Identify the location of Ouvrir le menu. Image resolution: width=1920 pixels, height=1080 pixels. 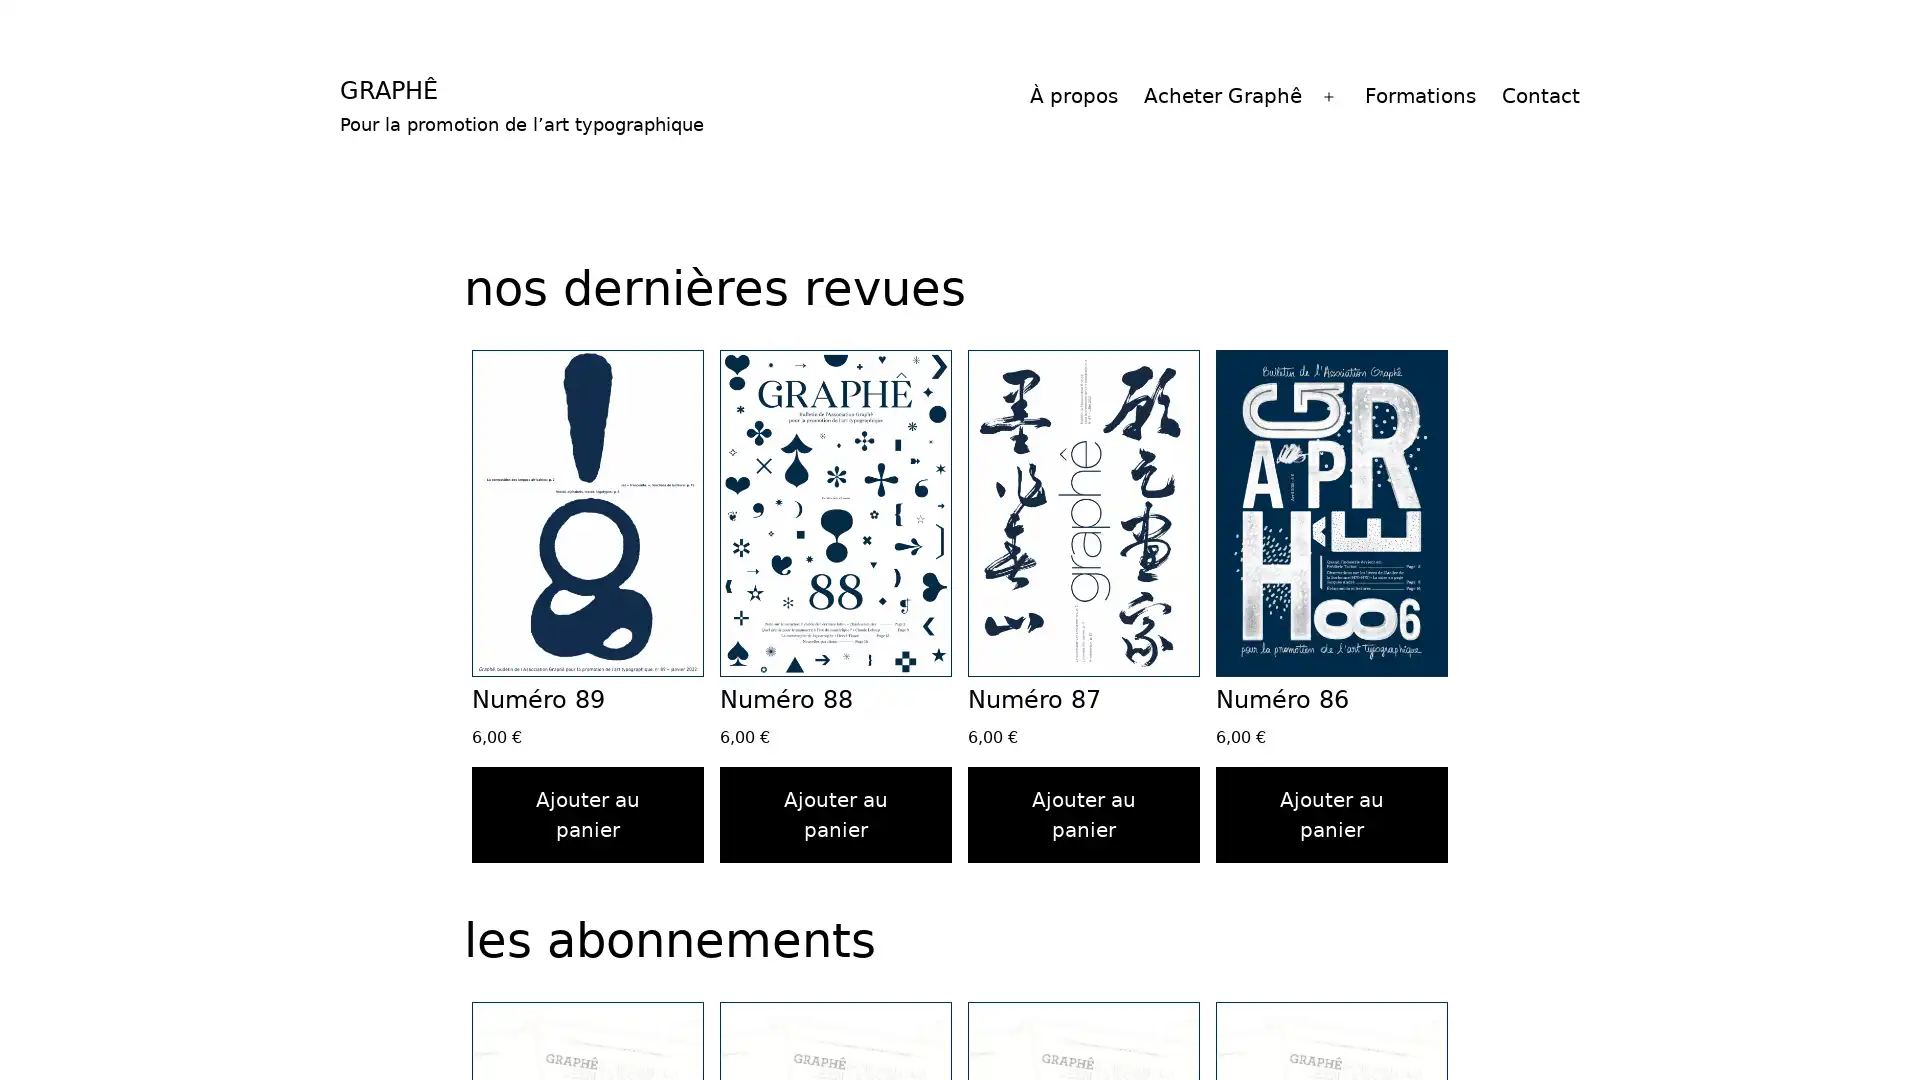
(1329, 96).